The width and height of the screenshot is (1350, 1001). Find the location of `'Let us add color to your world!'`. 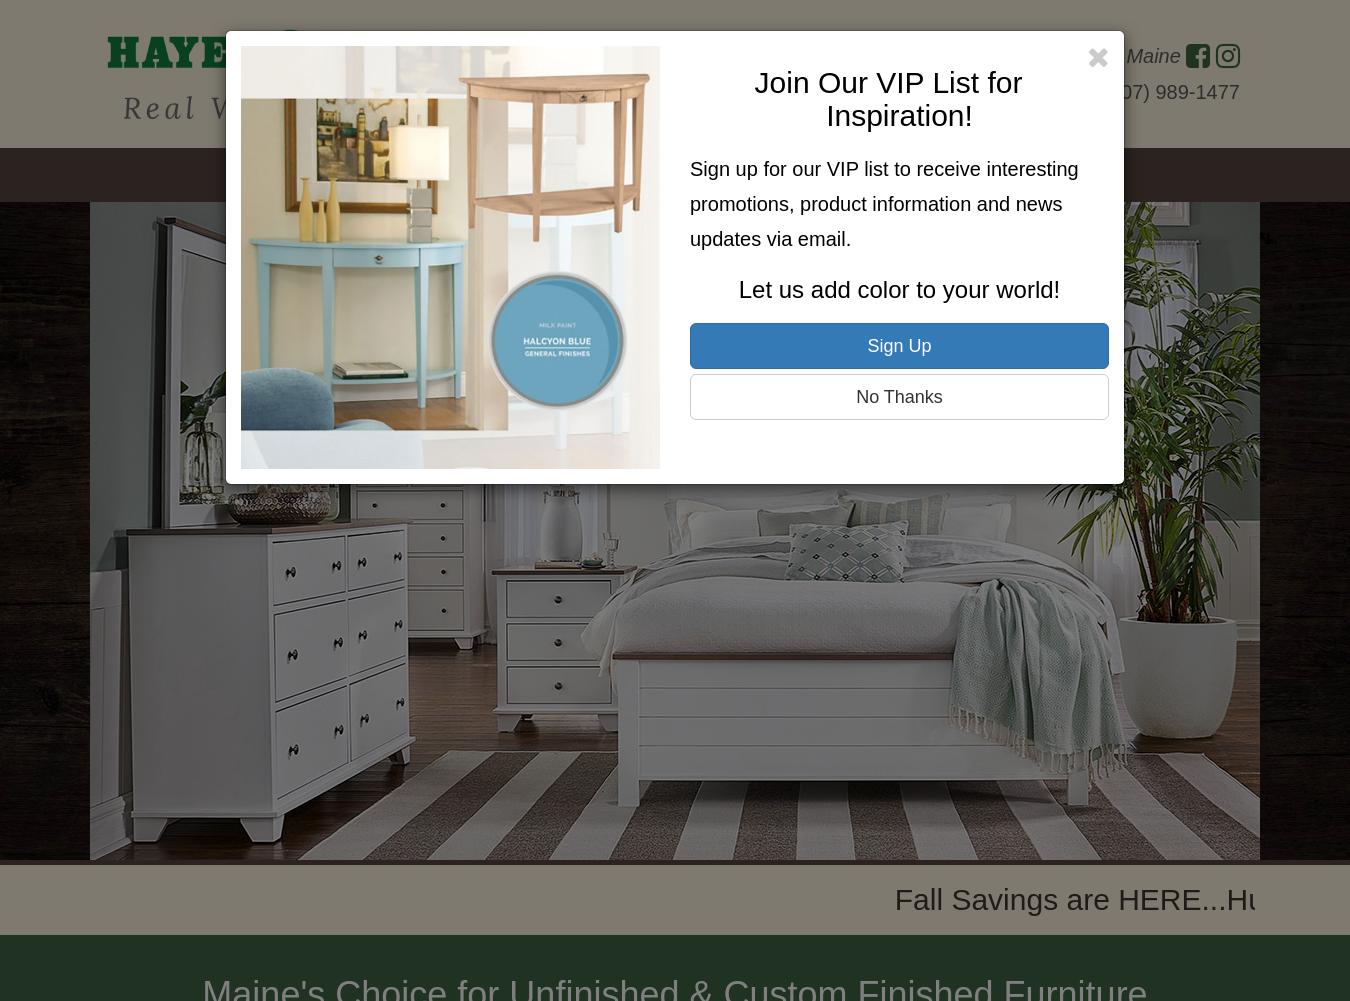

'Let us add color to your world!' is located at coordinates (898, 289).